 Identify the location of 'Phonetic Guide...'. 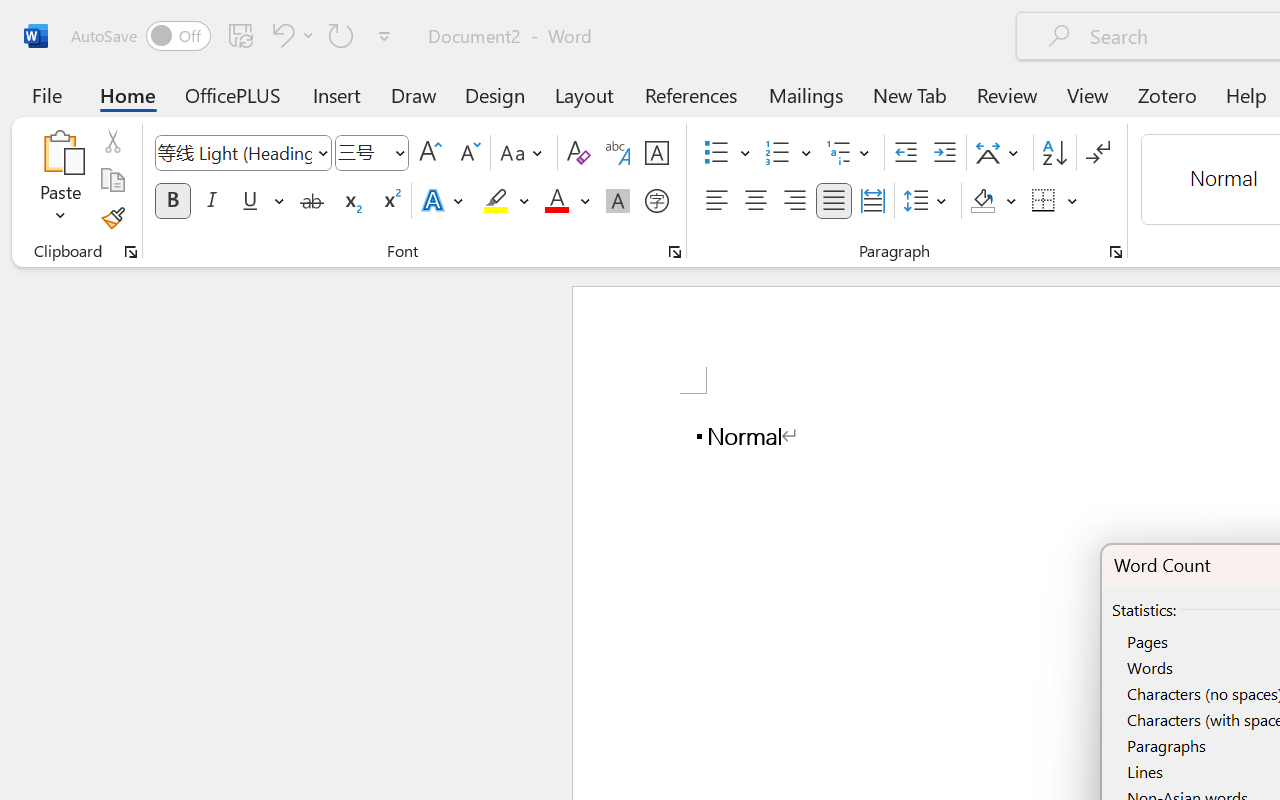
(617, 153).